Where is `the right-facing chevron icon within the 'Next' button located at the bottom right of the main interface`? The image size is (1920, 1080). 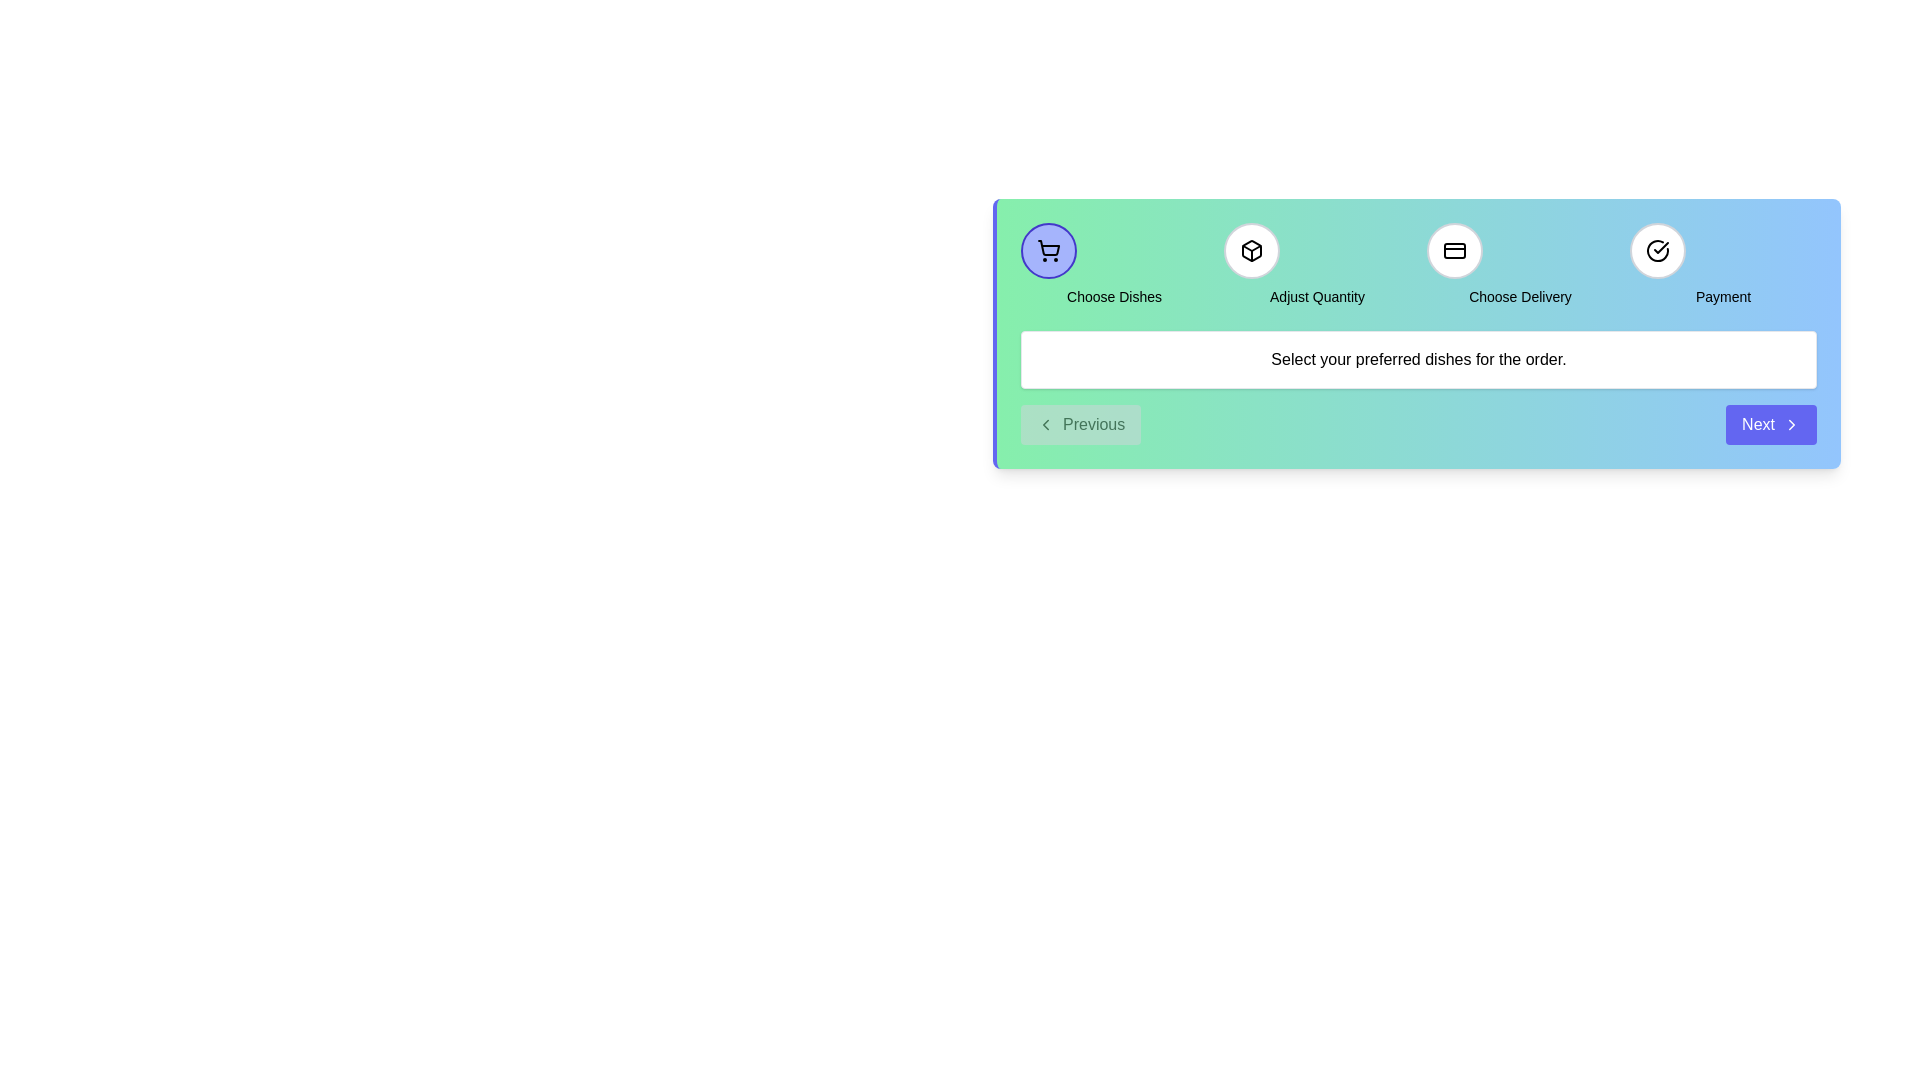 the right-facing chevron icon within the 'Next' button located at the bottom right of the main interface is located at coordinates (1791, 423).